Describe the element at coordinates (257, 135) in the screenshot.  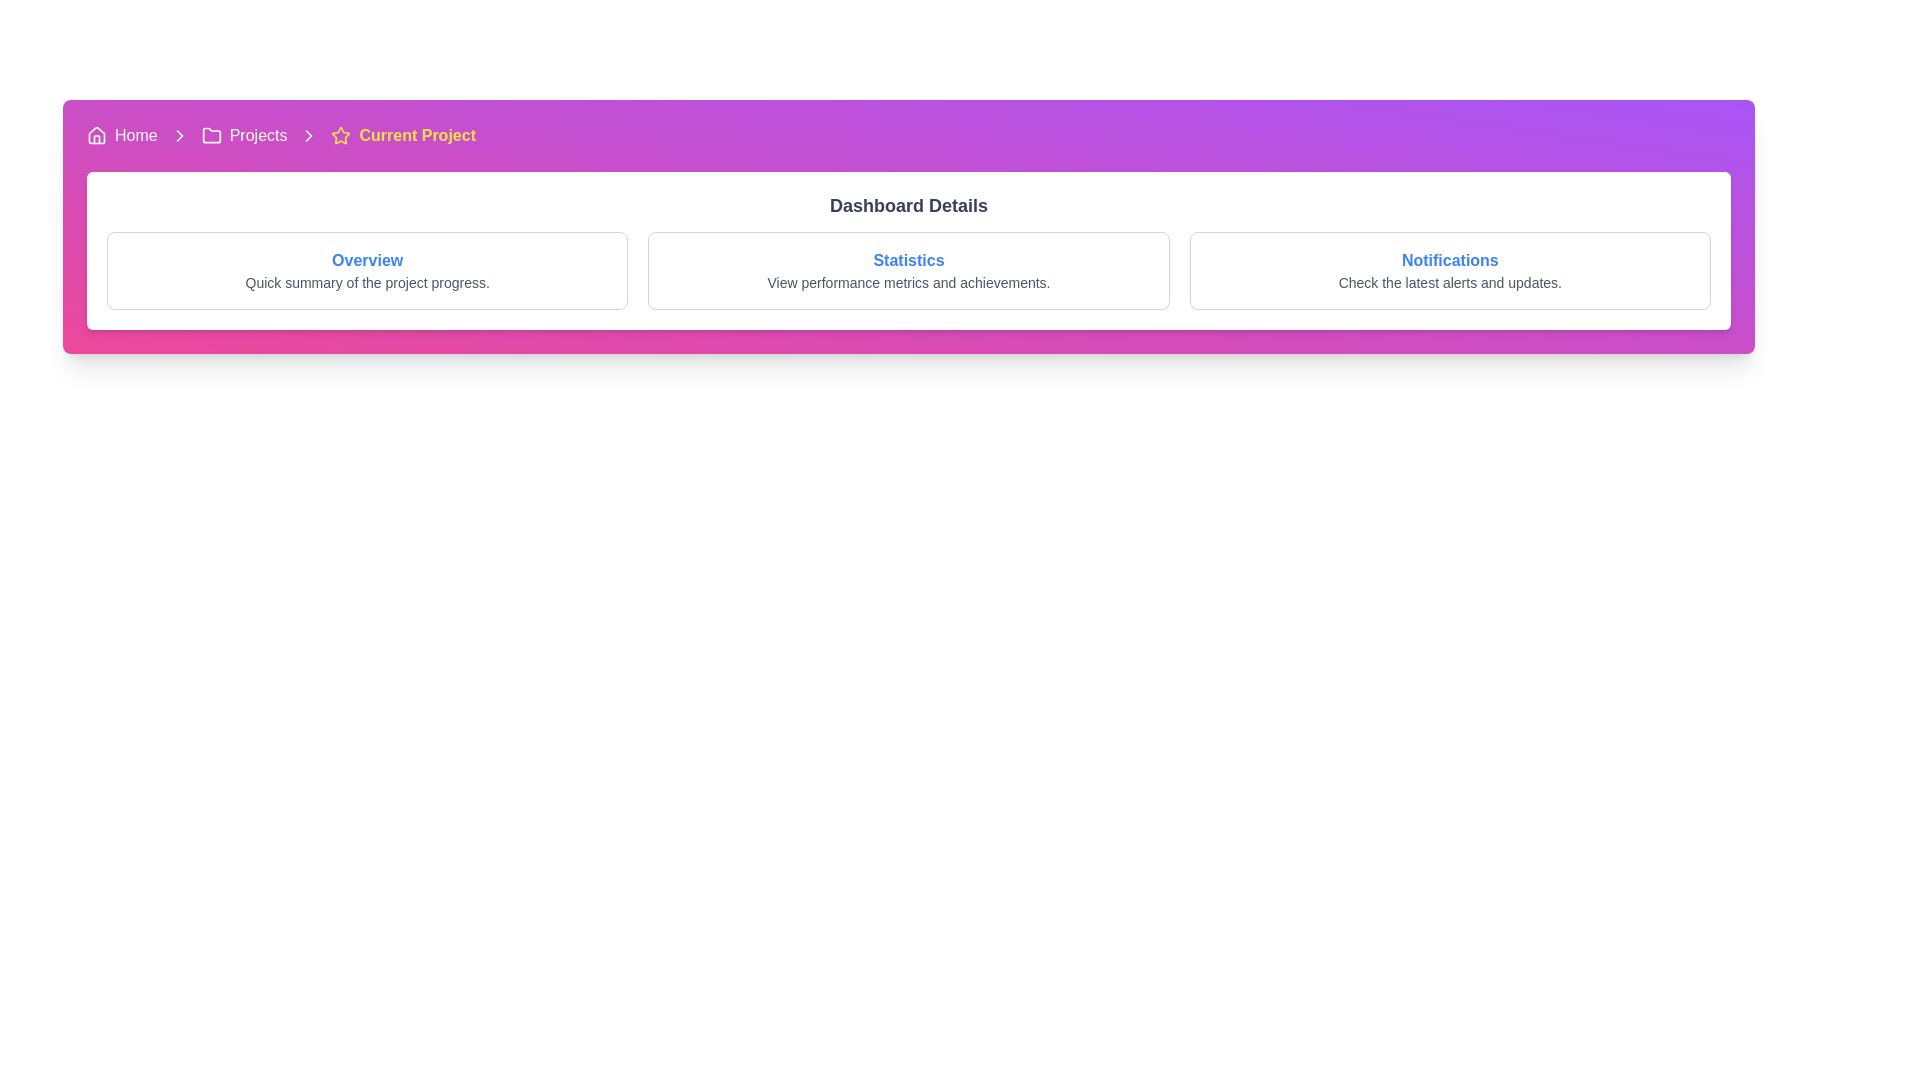
I see `the 'Projects' clickable link in the breadcrumb navigation bar` at that location.